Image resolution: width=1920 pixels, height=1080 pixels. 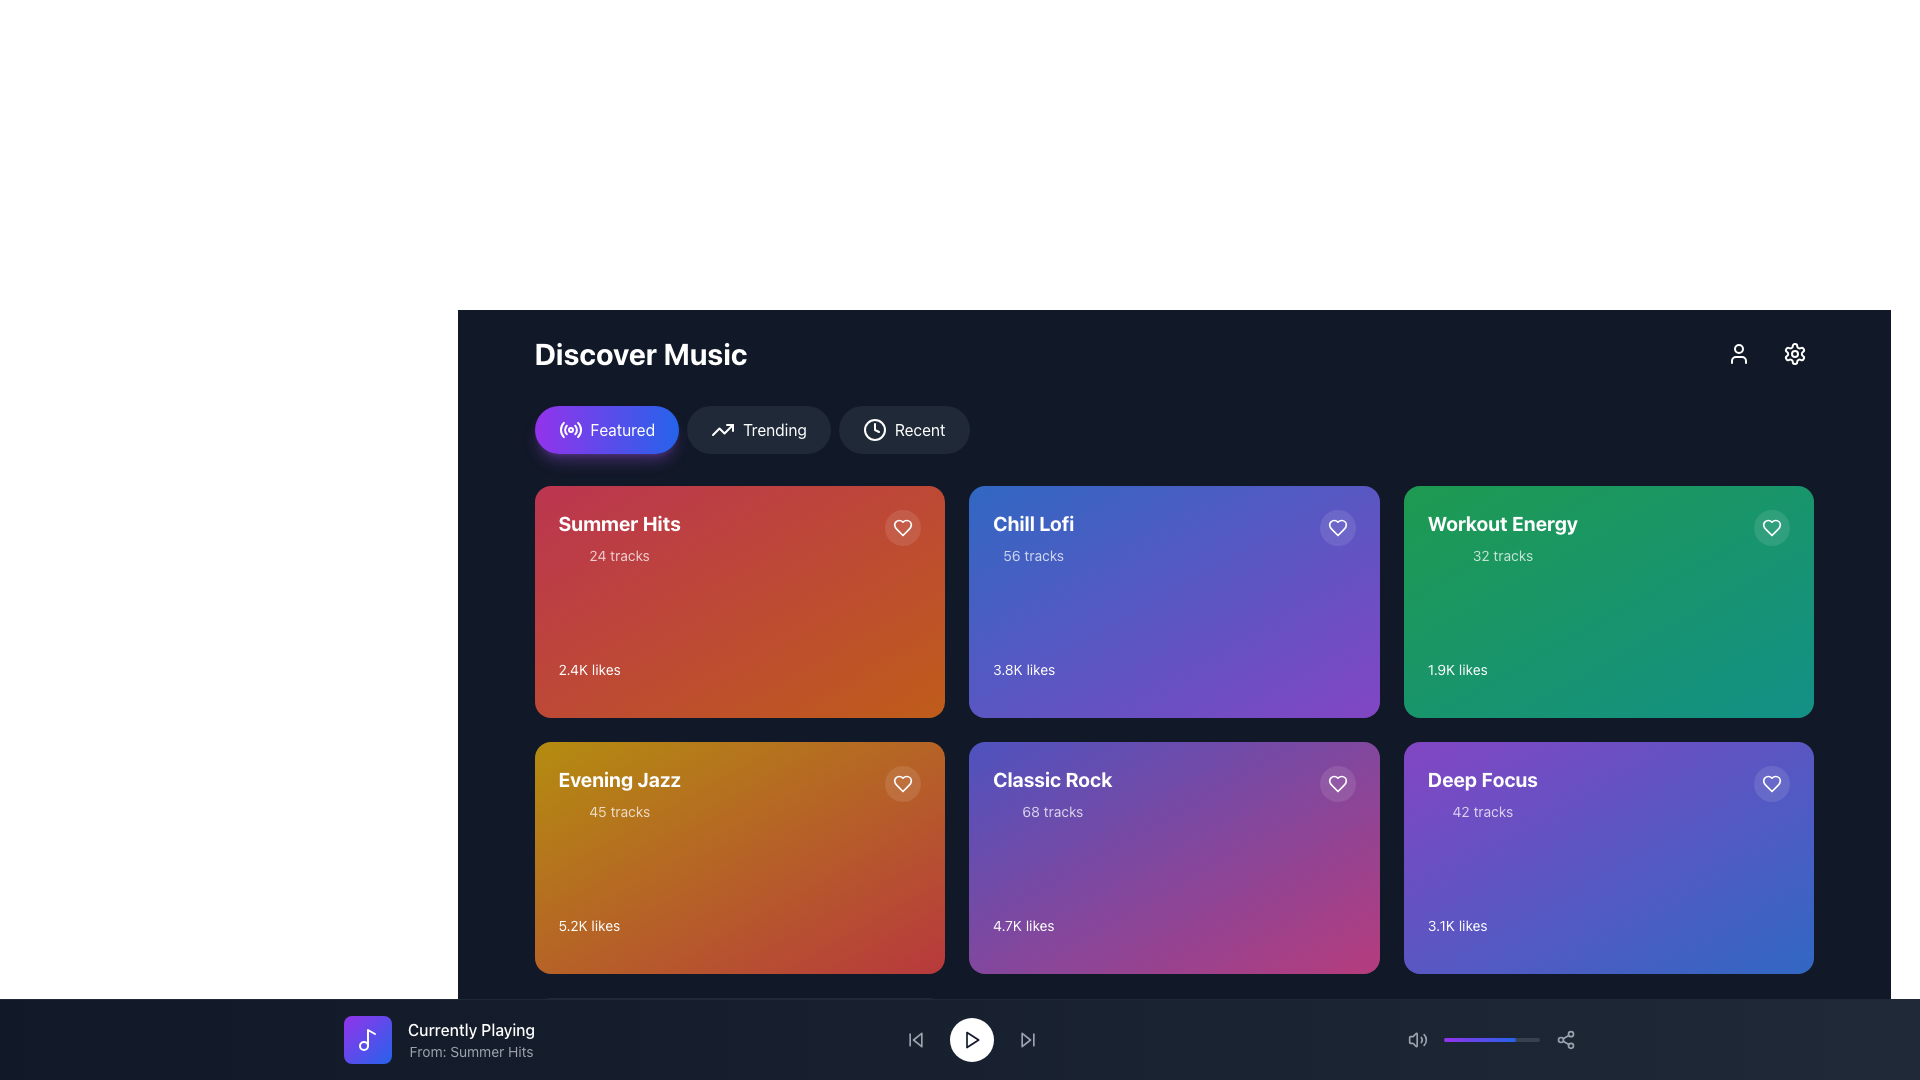 I want to click on the text label displaying the number of likes for the 'Chill Lofi' card, which is positioned in the bottom-left corner of the card, so click(x=1024, y=670).